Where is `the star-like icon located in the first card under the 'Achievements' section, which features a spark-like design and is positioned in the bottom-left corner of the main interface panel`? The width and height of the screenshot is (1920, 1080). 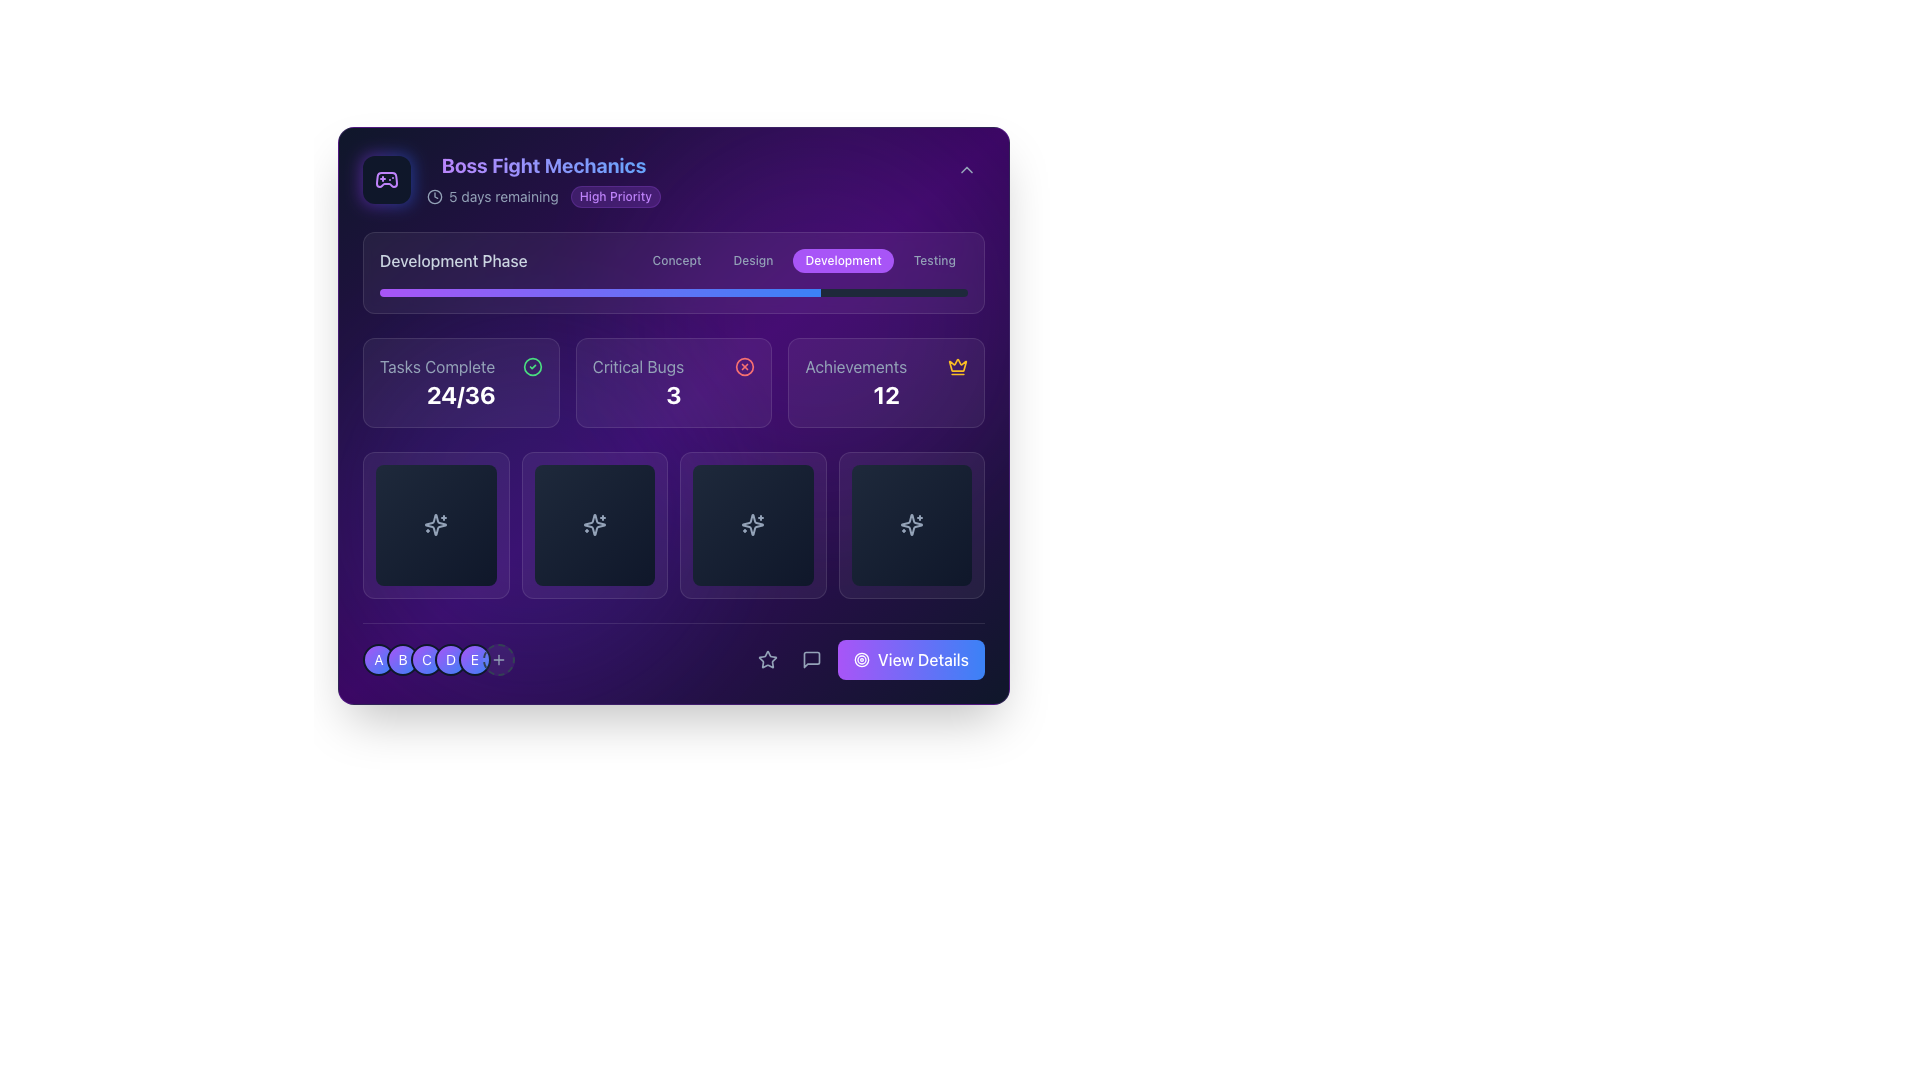 the star-like icon located in the first card under the 'Achievements' section, which features a spark-like design and is positioned in the bottom-left corner of the main interface panel is located at coordinates (435, 524).